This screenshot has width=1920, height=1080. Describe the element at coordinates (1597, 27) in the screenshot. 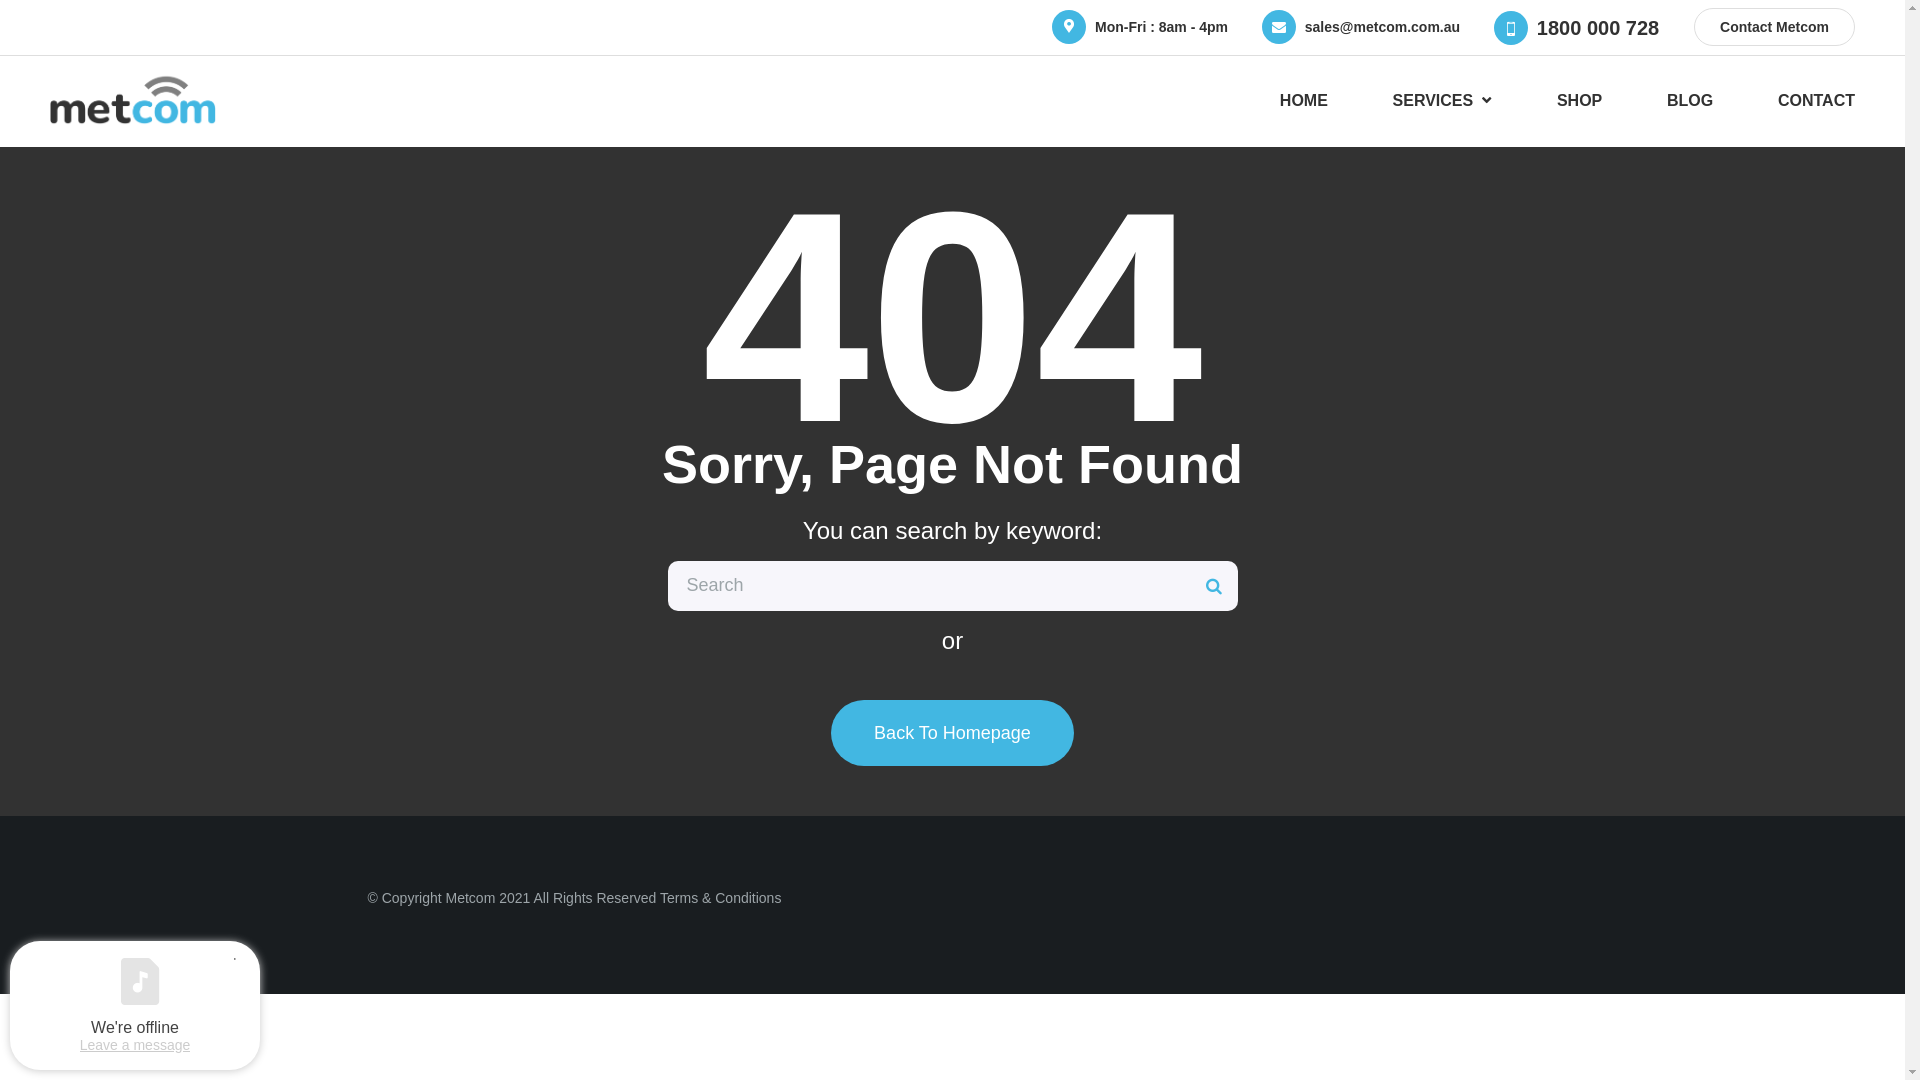

I see `'1800 000 728'` at that location.